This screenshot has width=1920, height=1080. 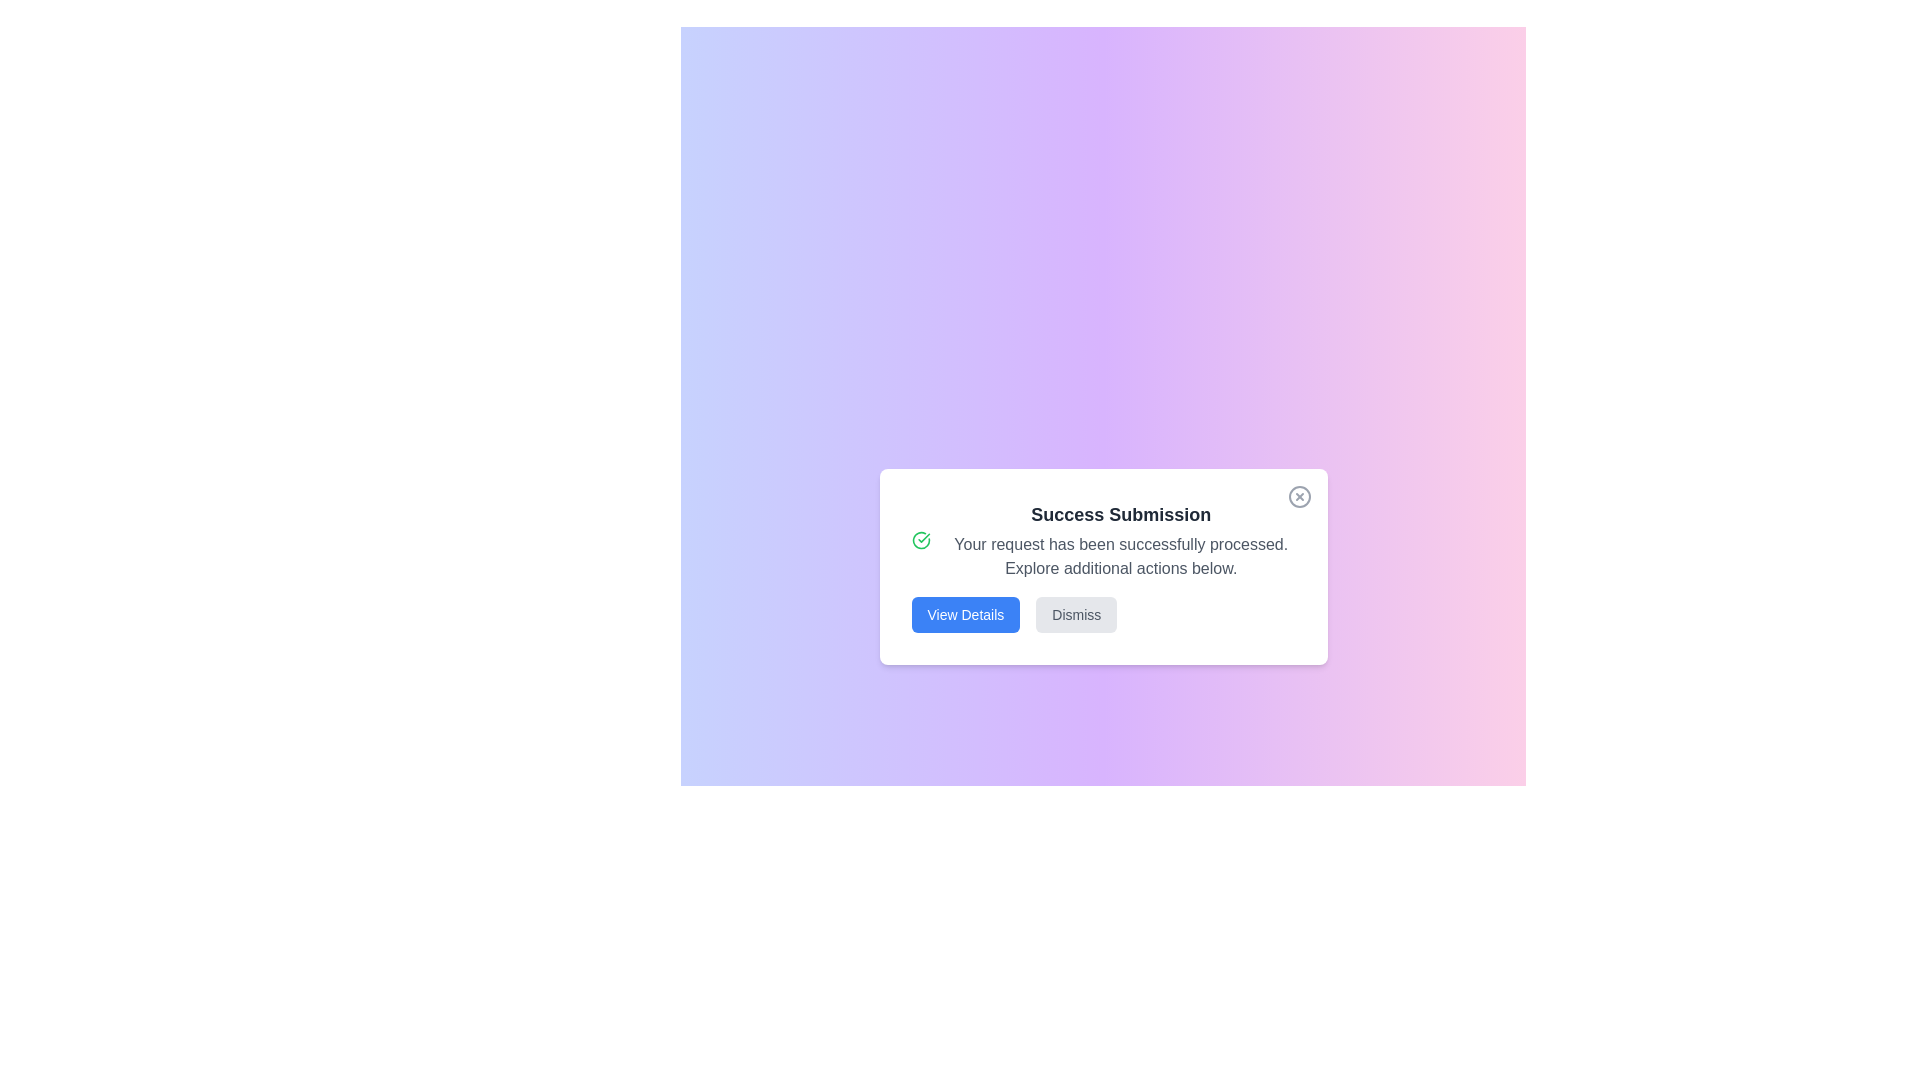 I want to click on the blue 'View Details' button with white text, so click(x=965, y=613).